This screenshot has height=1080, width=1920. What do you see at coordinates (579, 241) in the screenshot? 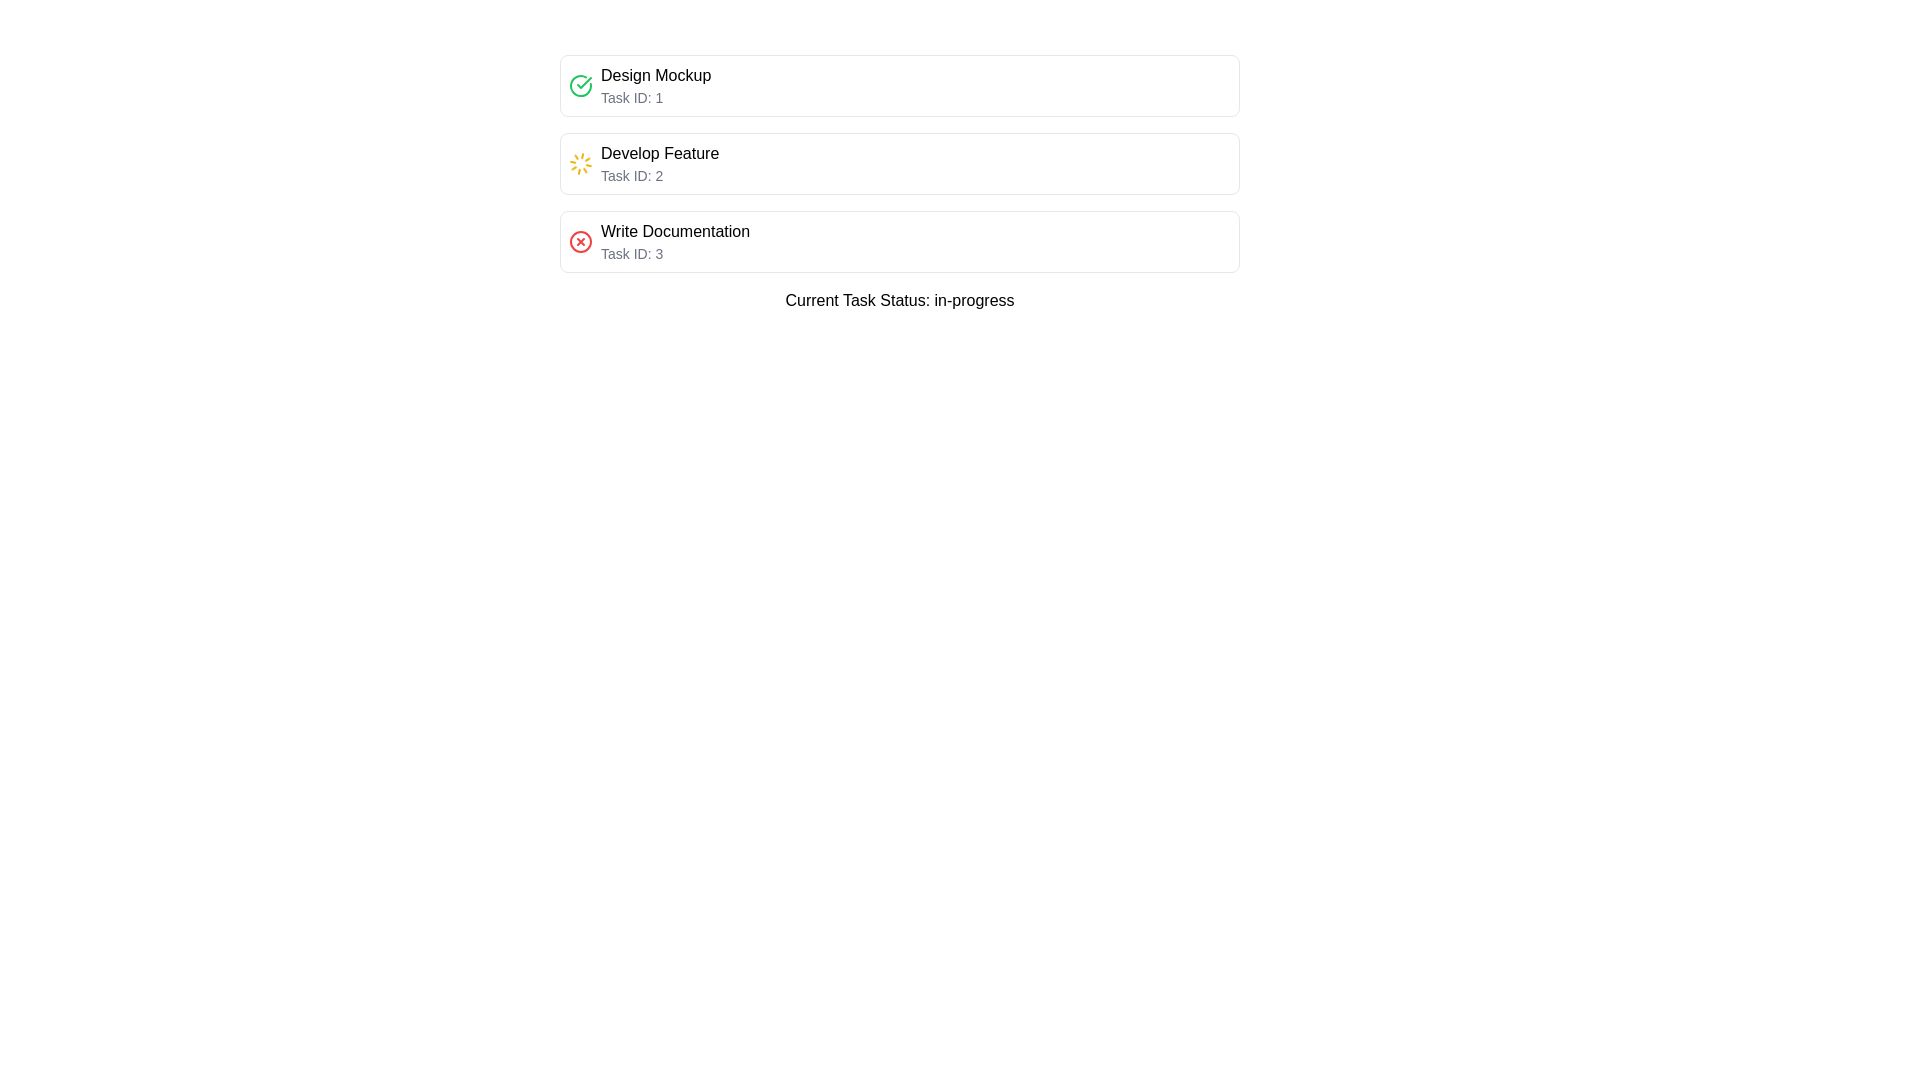
I see `the Indicator icon located within the 'Write Documentation' task block, which serves as a visual status indicator for errors or non-completion` at bounding box center [579, 241].